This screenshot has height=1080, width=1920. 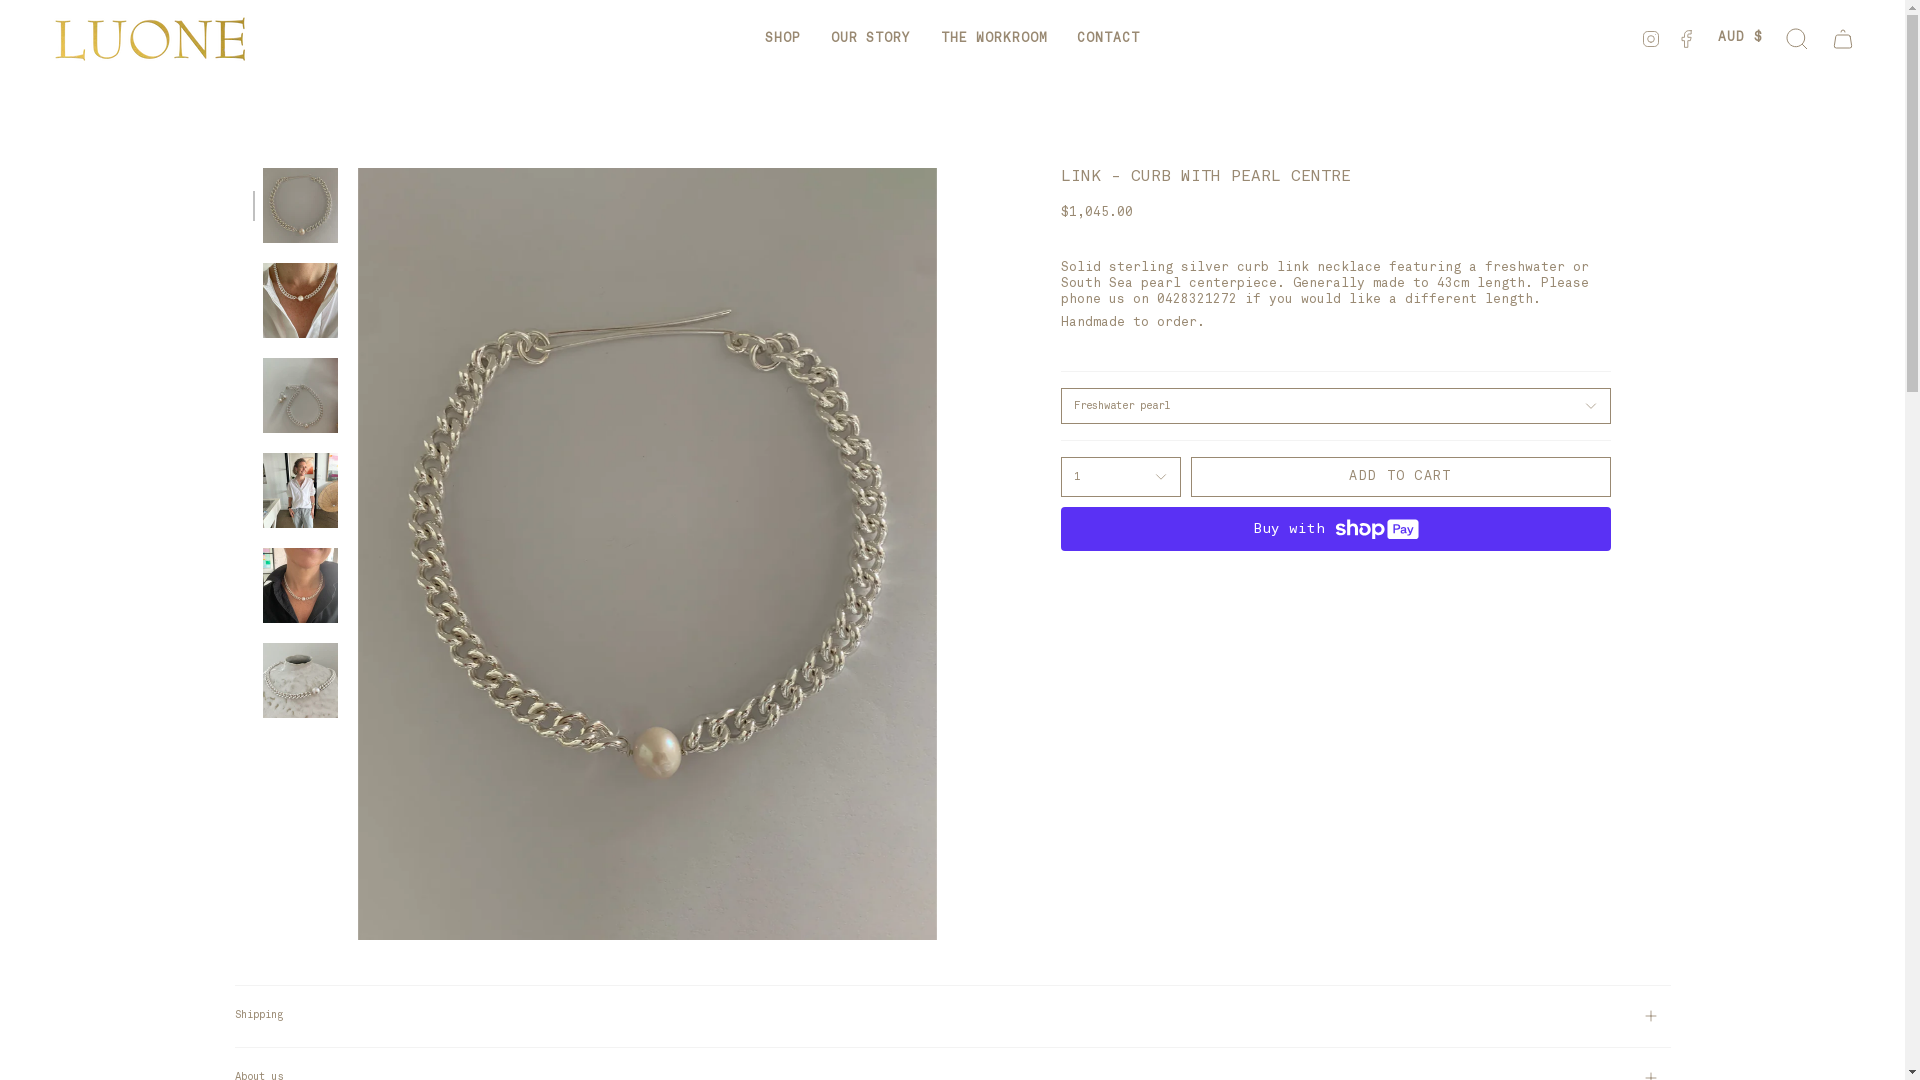 I want to click on 'SHOP', so click(x=781, y=38).